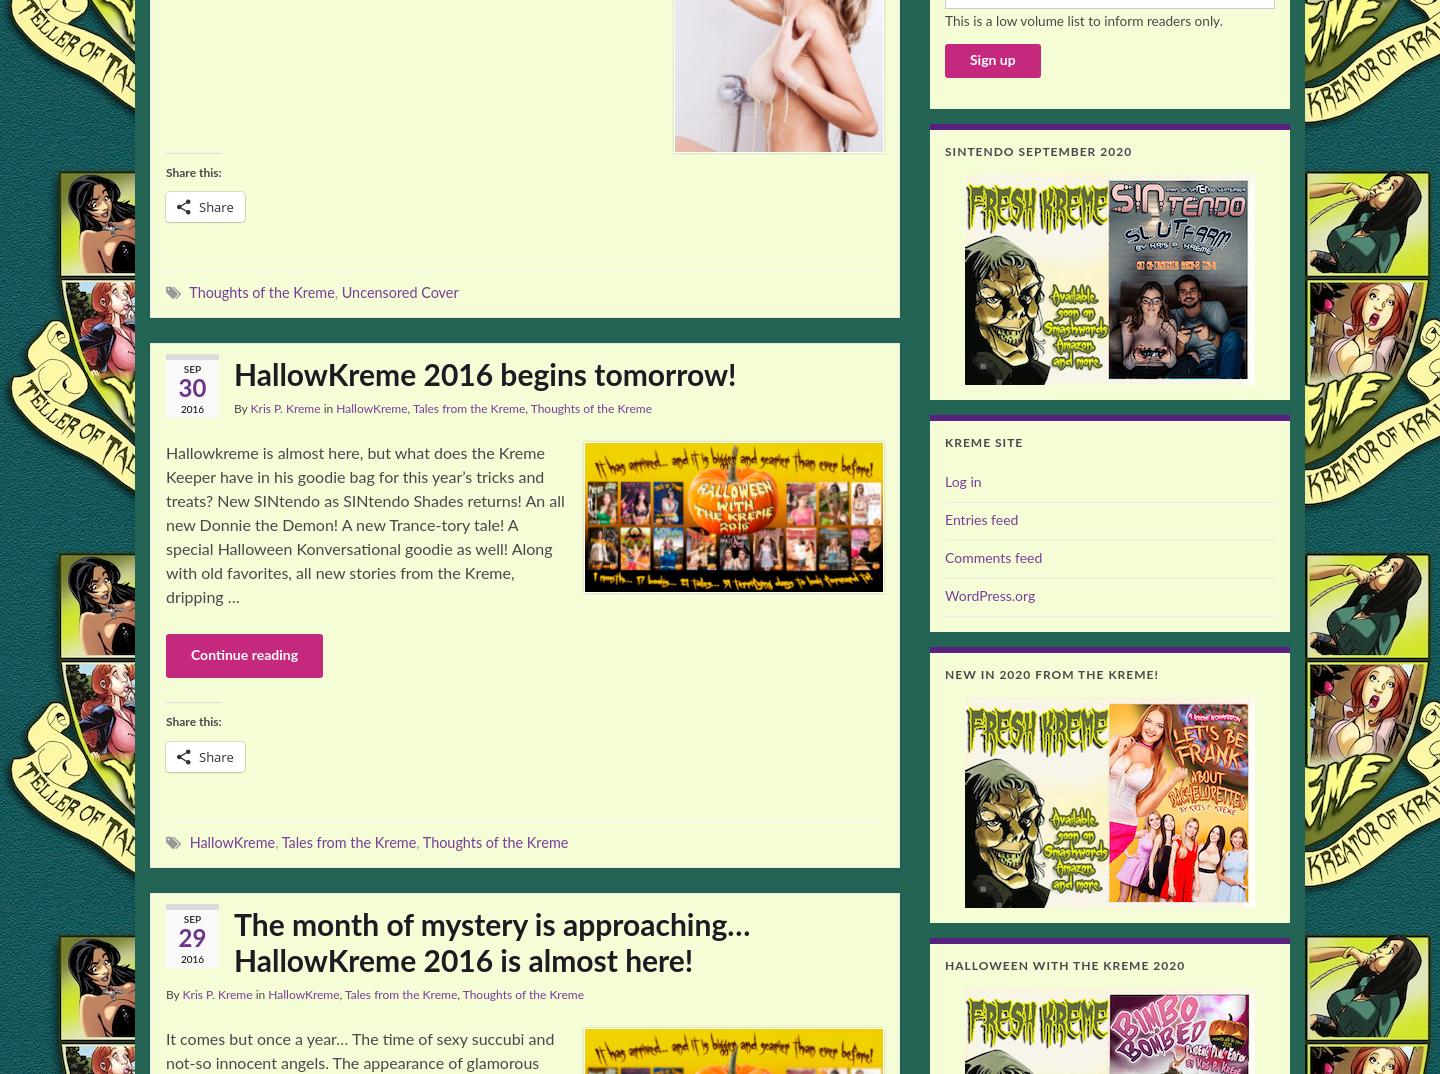  Describe the element at coordinates (243, 654) in the screenshot. I see `'Continue reading'` at that location.